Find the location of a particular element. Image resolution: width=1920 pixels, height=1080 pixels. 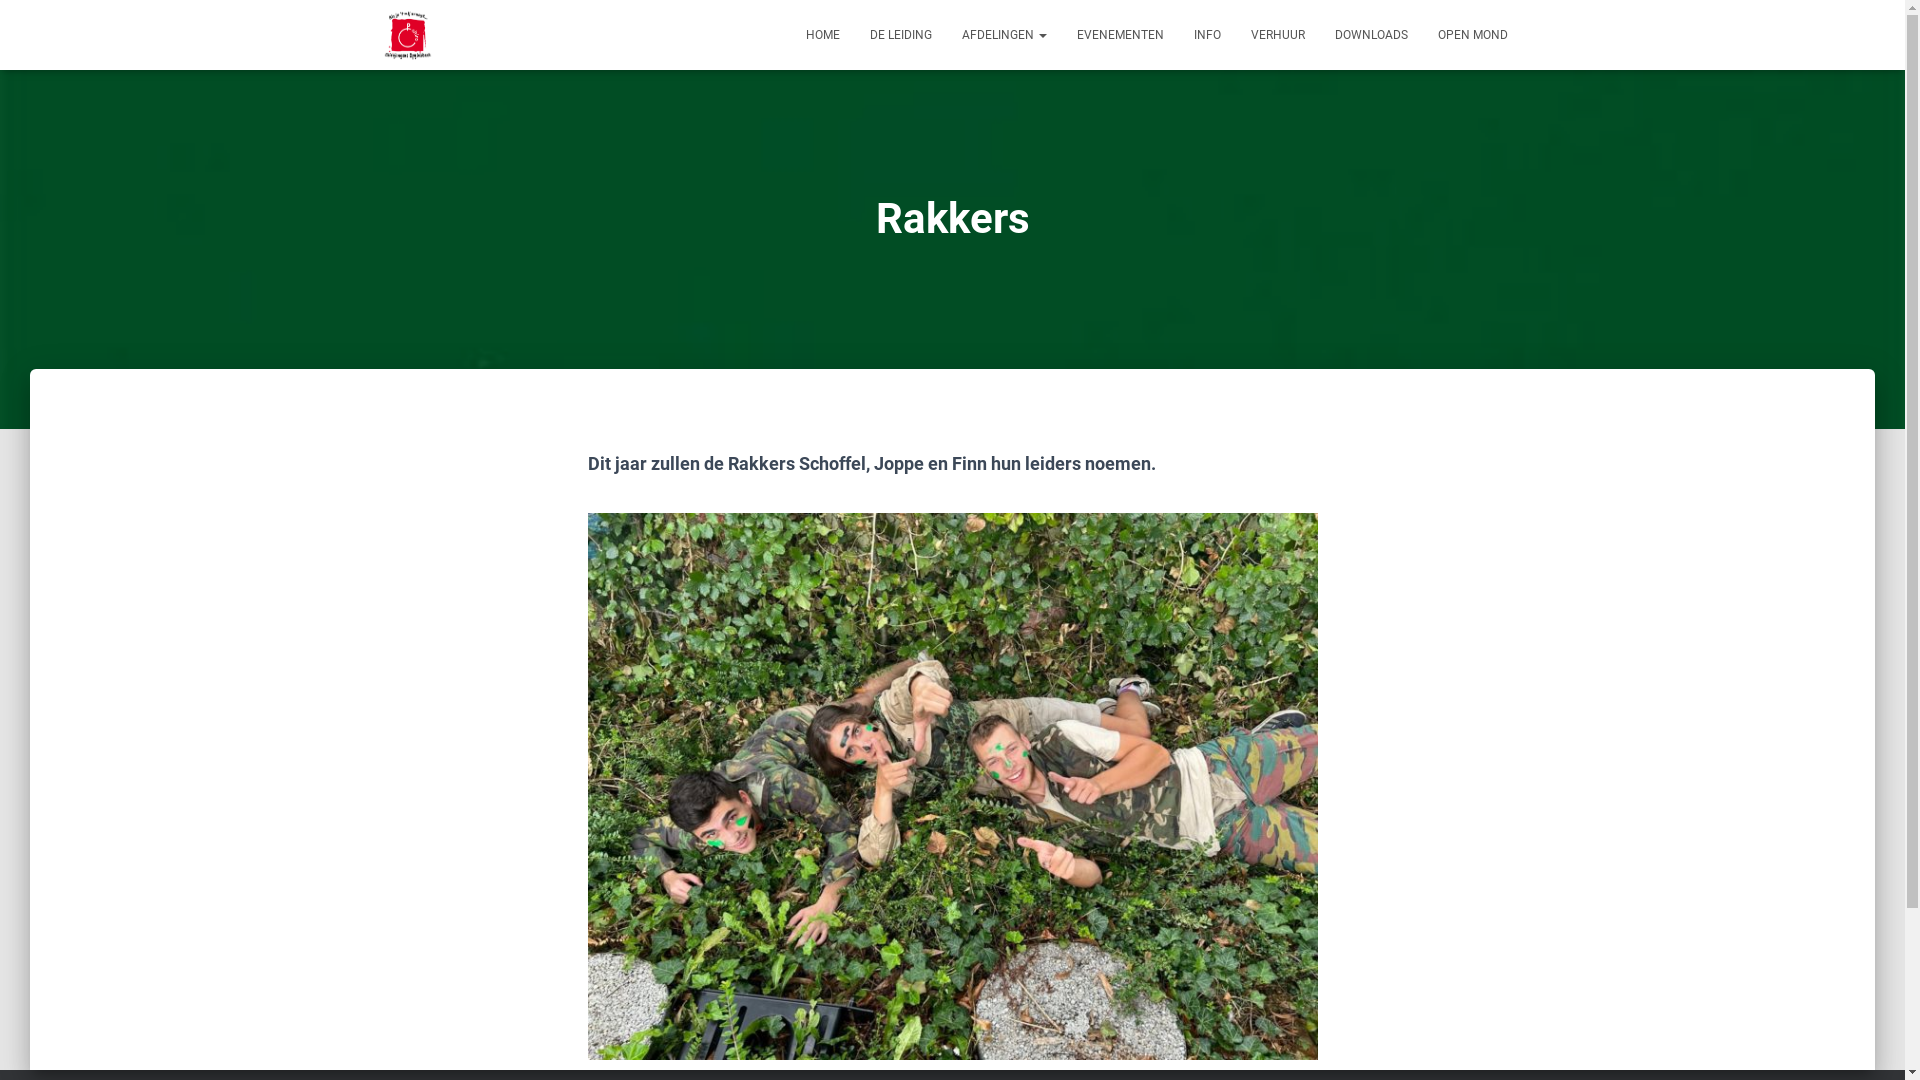

'OPEN MOND' is located at coordinates (1420, 34).